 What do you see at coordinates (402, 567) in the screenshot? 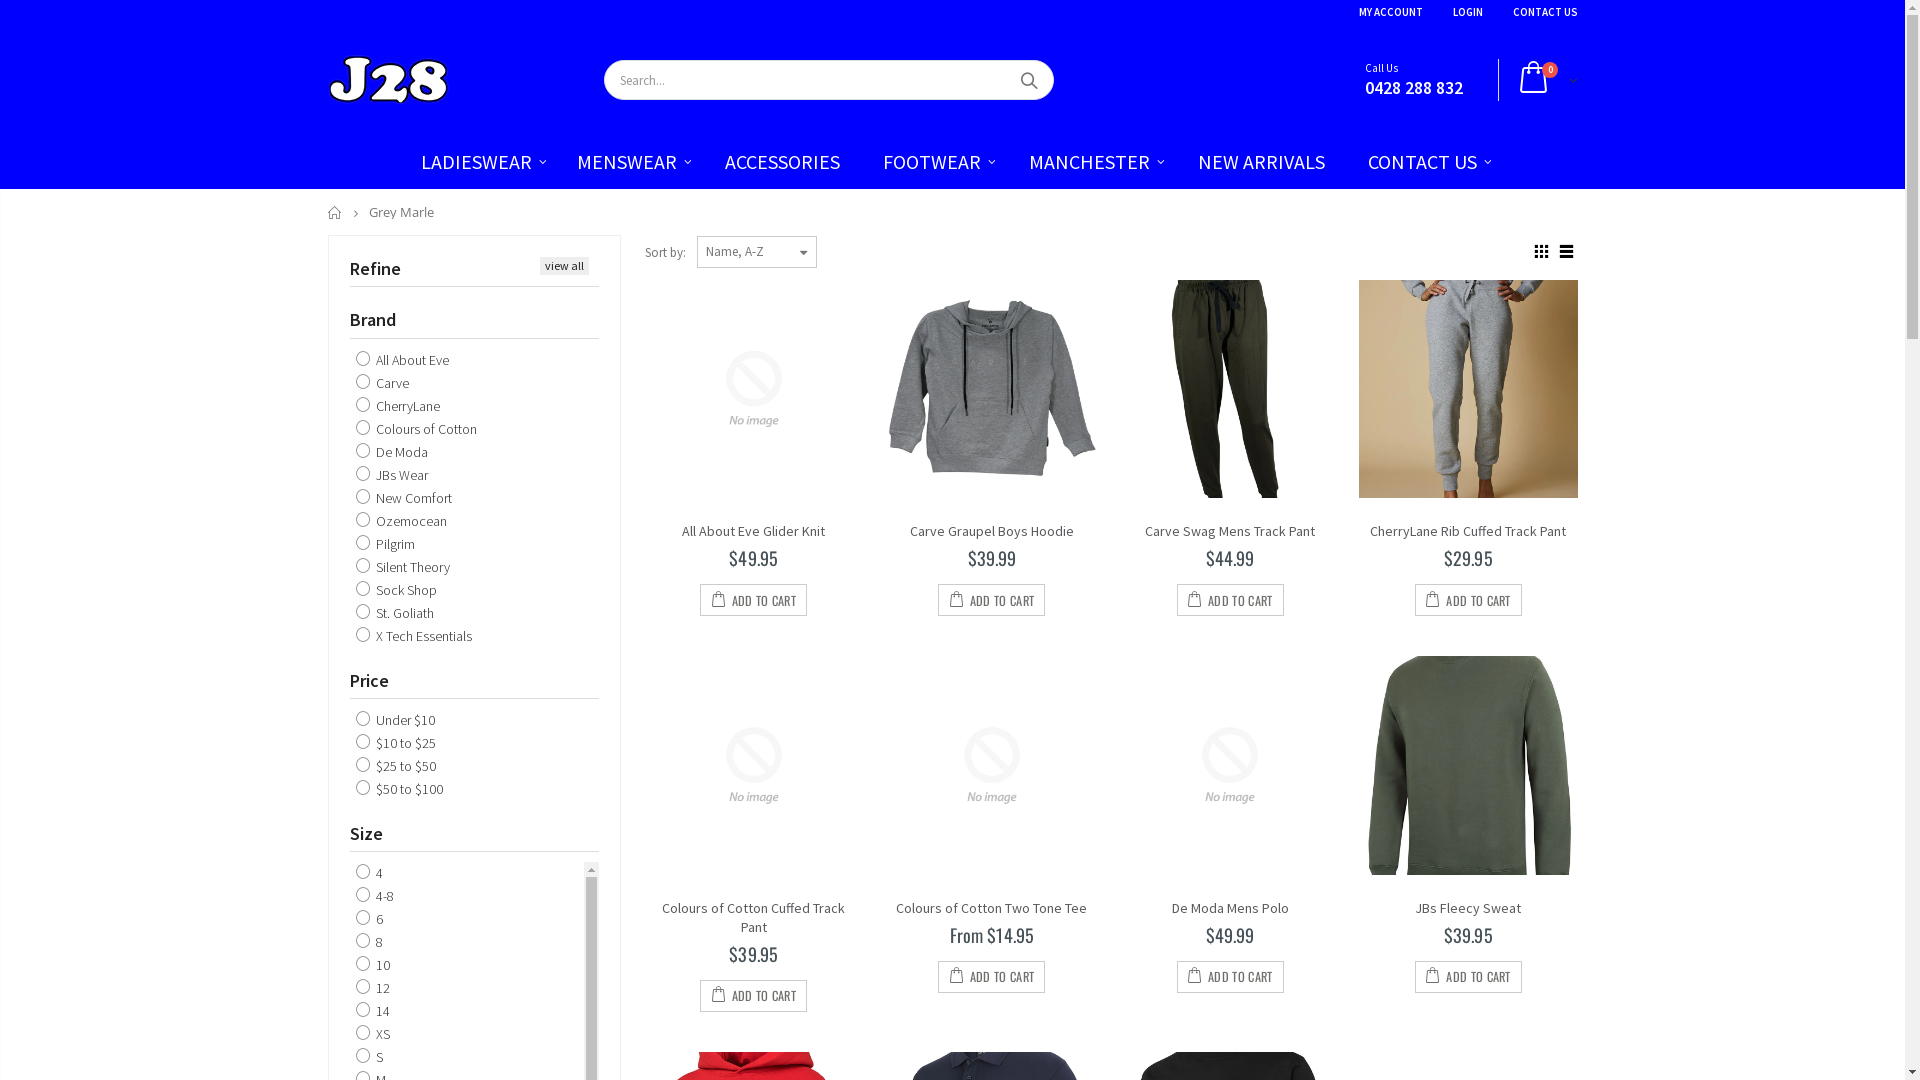
I see `'Silent Theory'` at bounding box center [402, 567].